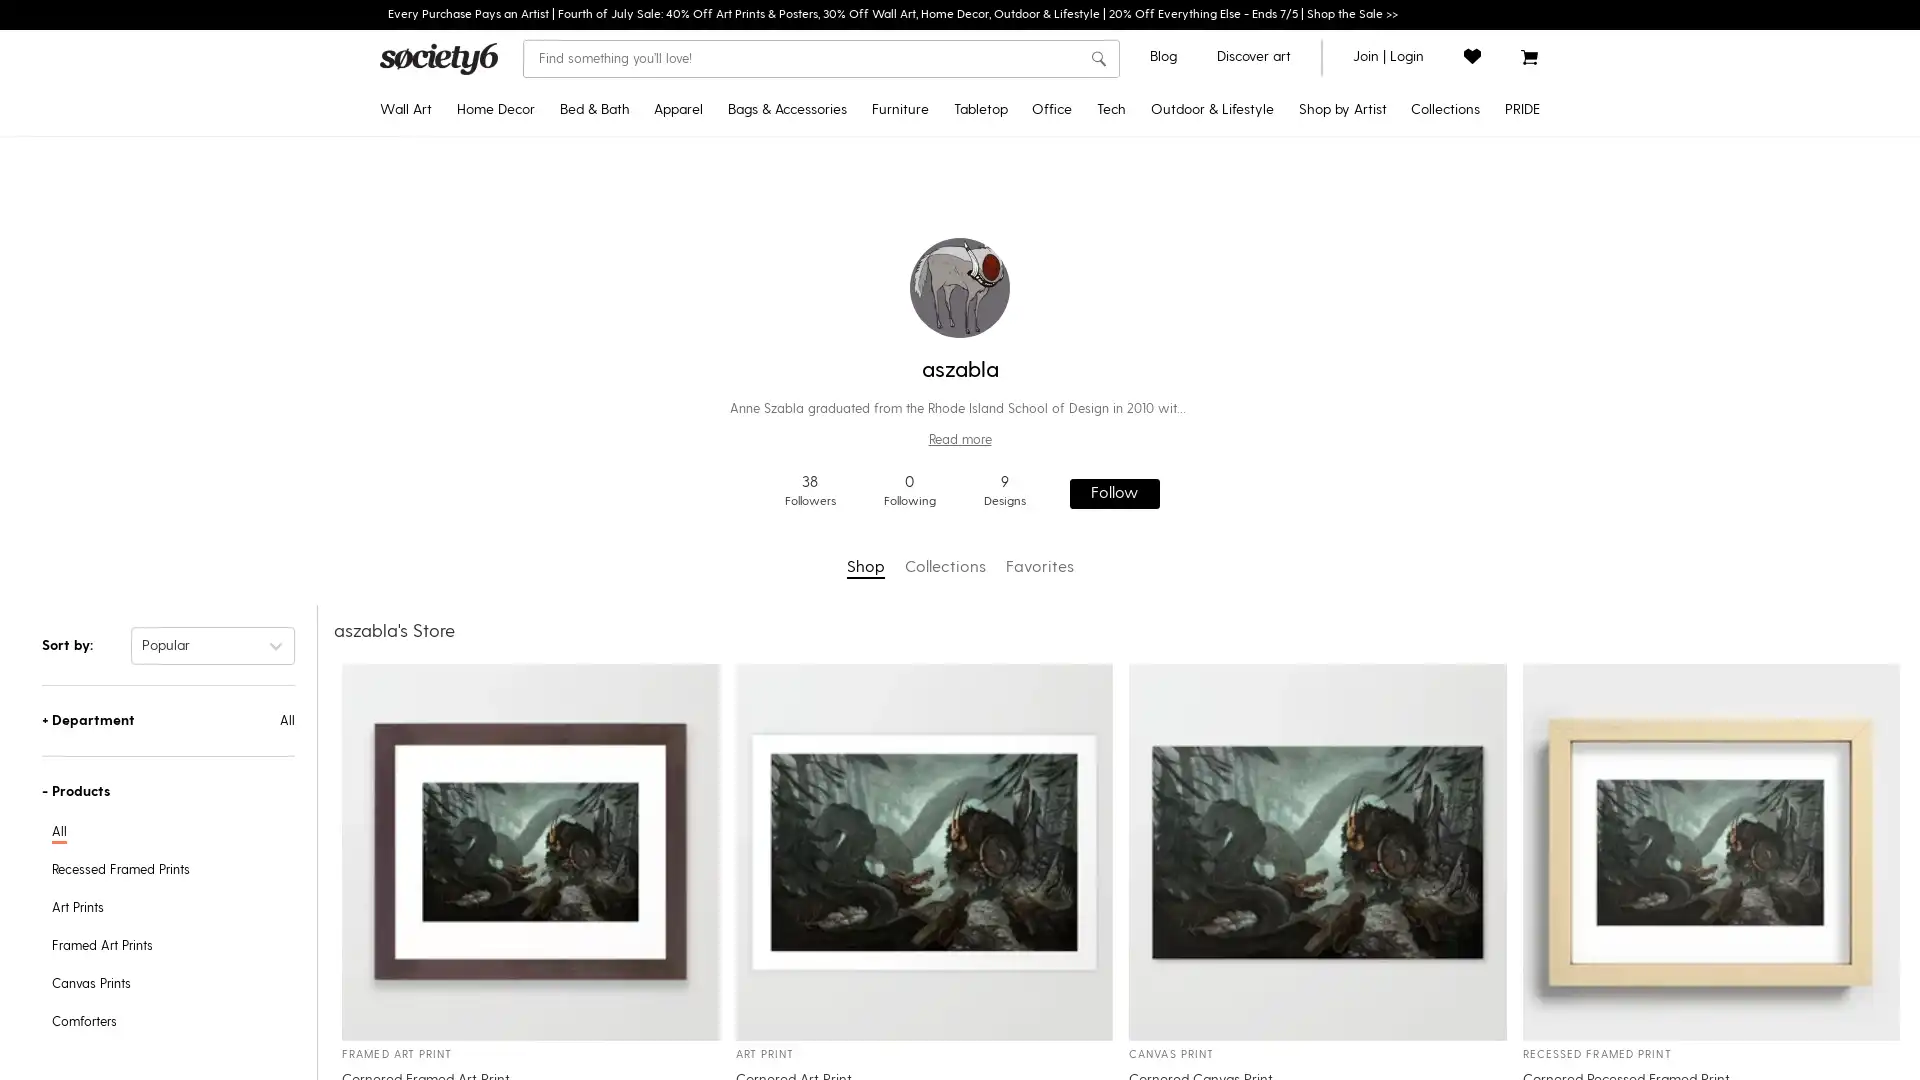  What do you see at coordinates (979, 110) in the screenshot?
I see `Tabletop` at bounding box center [979, 110].